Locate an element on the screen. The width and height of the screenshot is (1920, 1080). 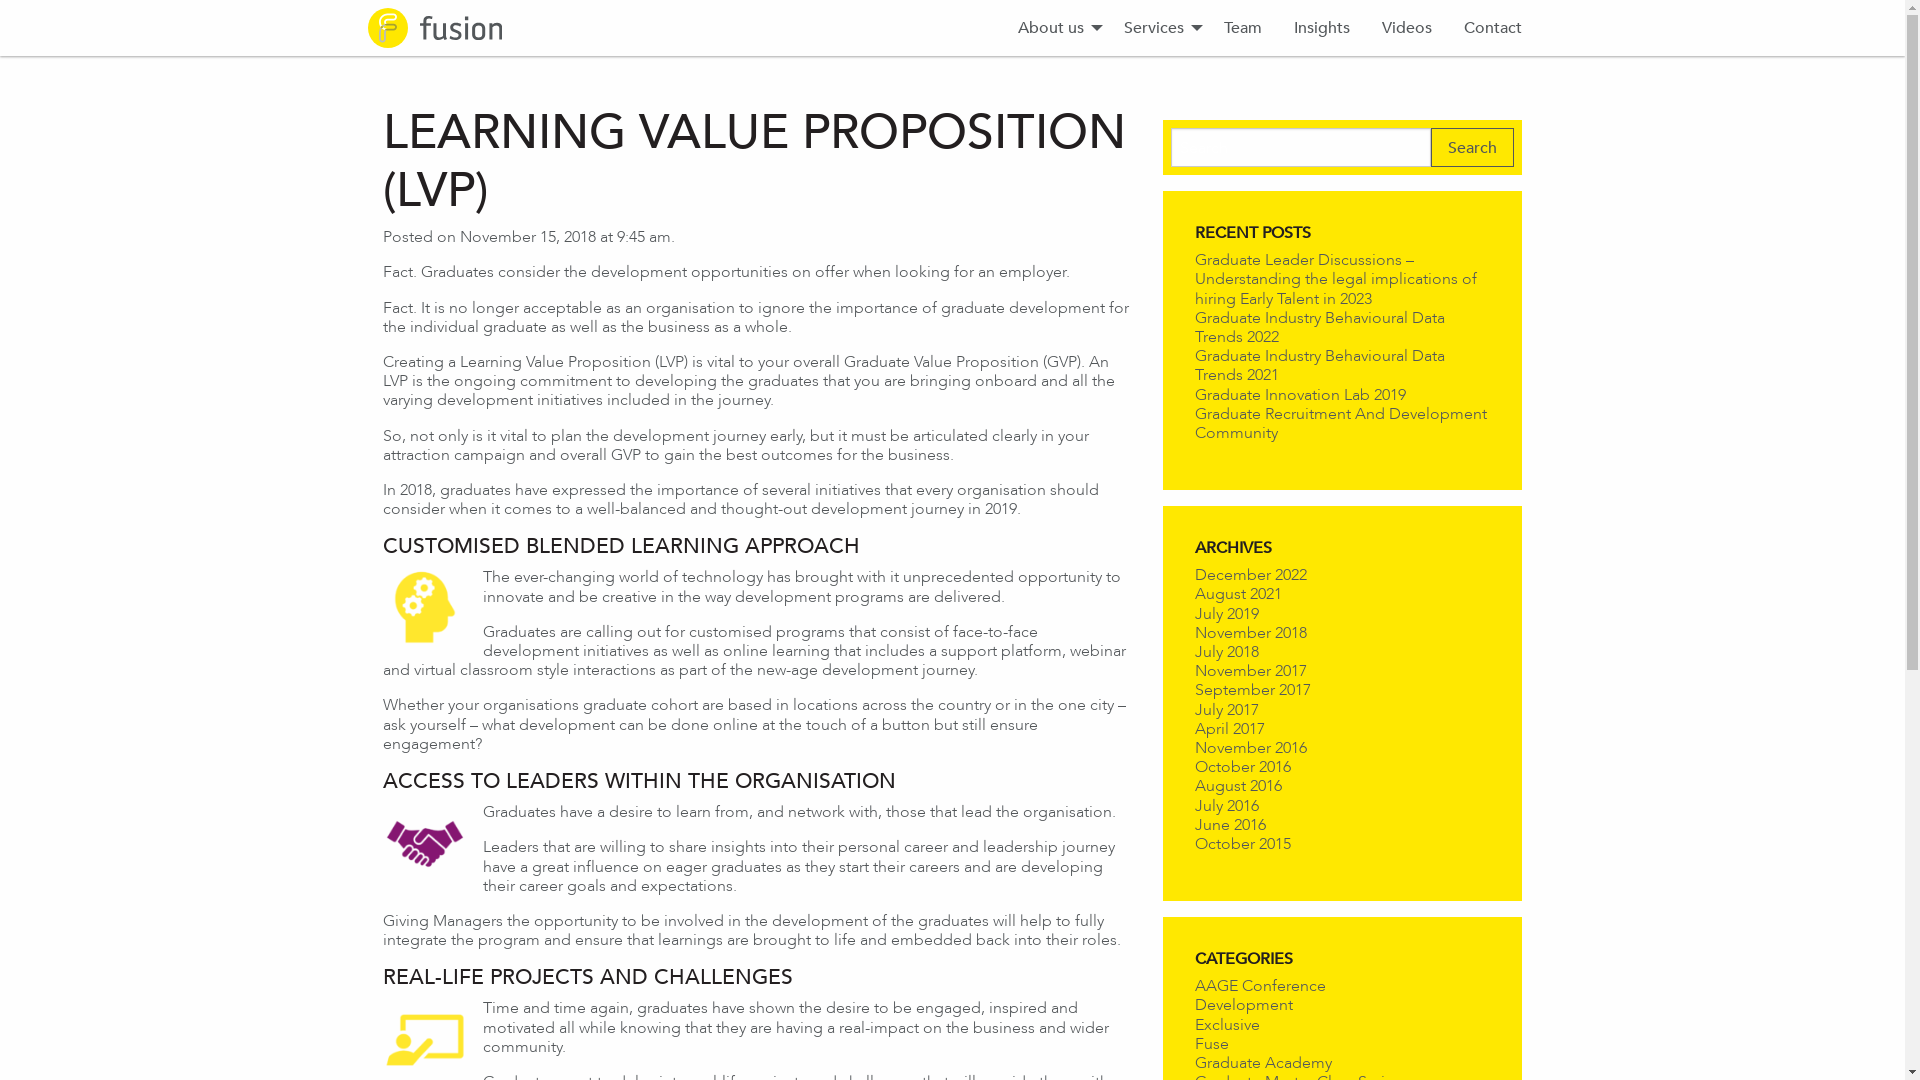
'November 2017' is located at coordinates (1248, 670).